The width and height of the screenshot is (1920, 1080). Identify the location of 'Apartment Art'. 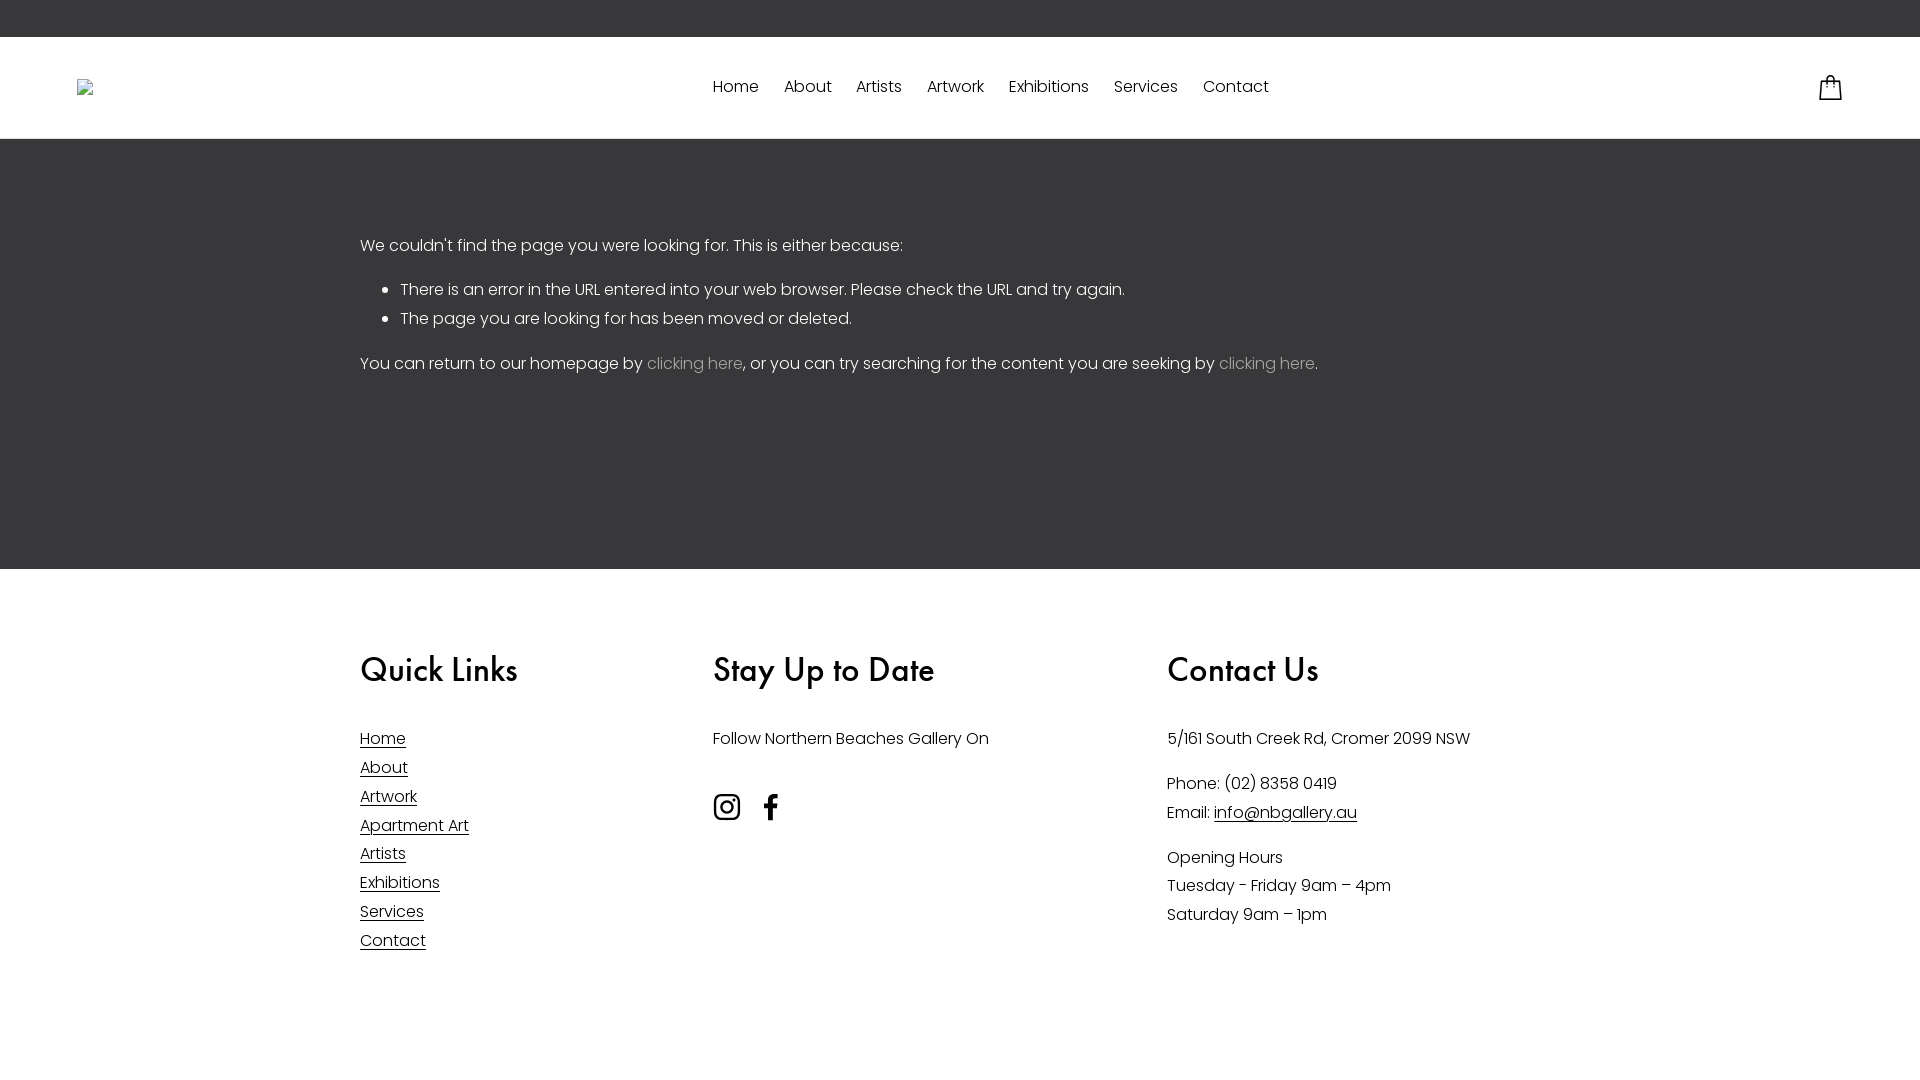
(413, 826).